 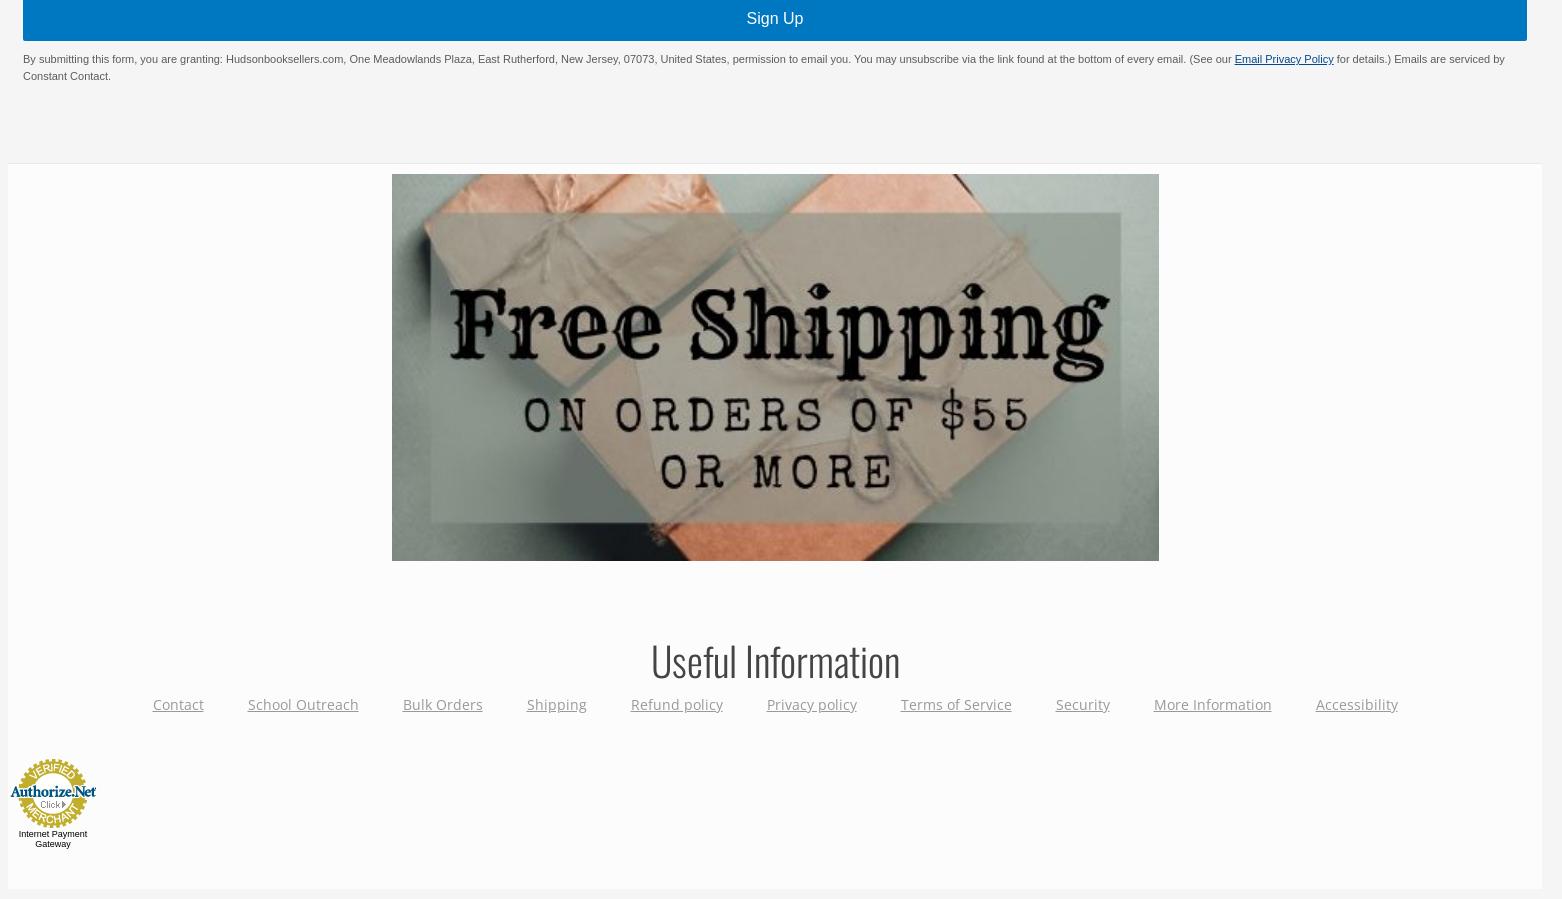 What do you see at coordinates (1355, 702) in the screenshot?
I see `'Accessibility'` at bounding box center [1355, 702].